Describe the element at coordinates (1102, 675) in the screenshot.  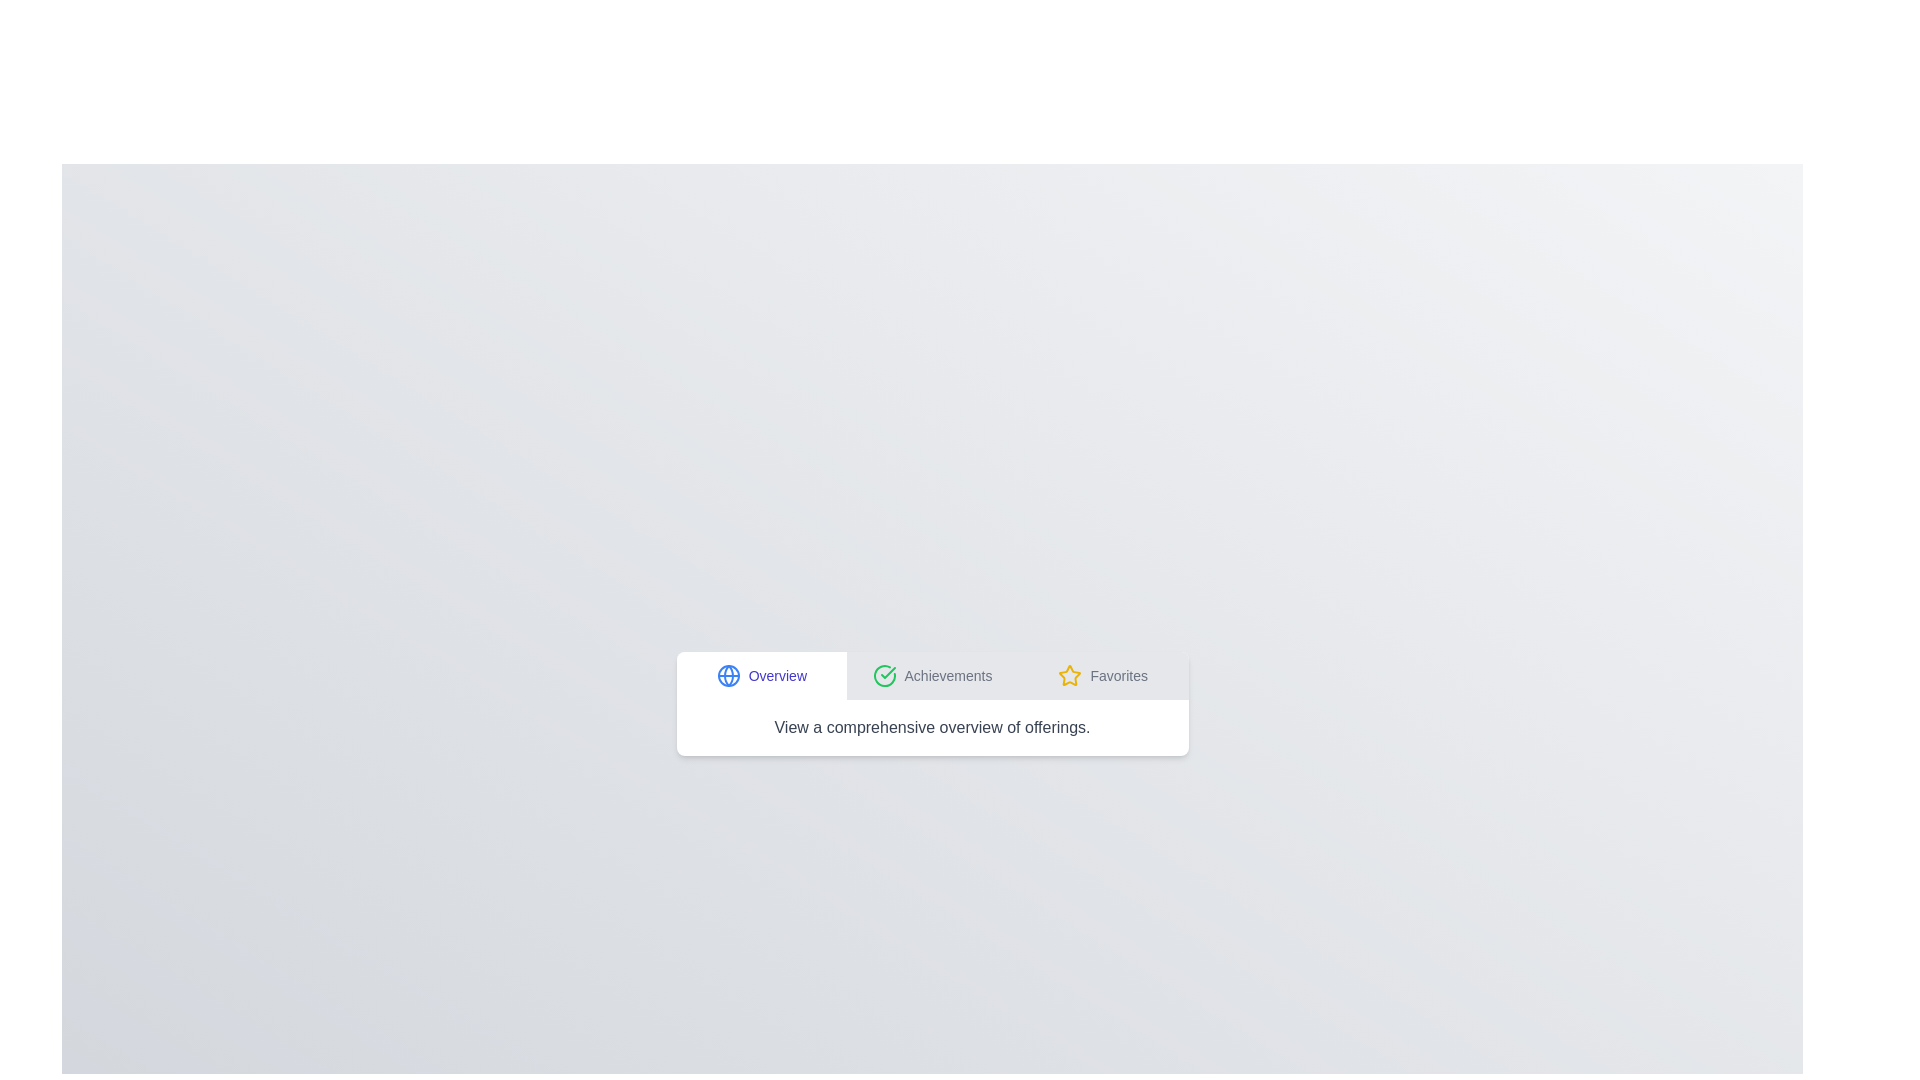
I see `the tab labeled Favorites` at that location.